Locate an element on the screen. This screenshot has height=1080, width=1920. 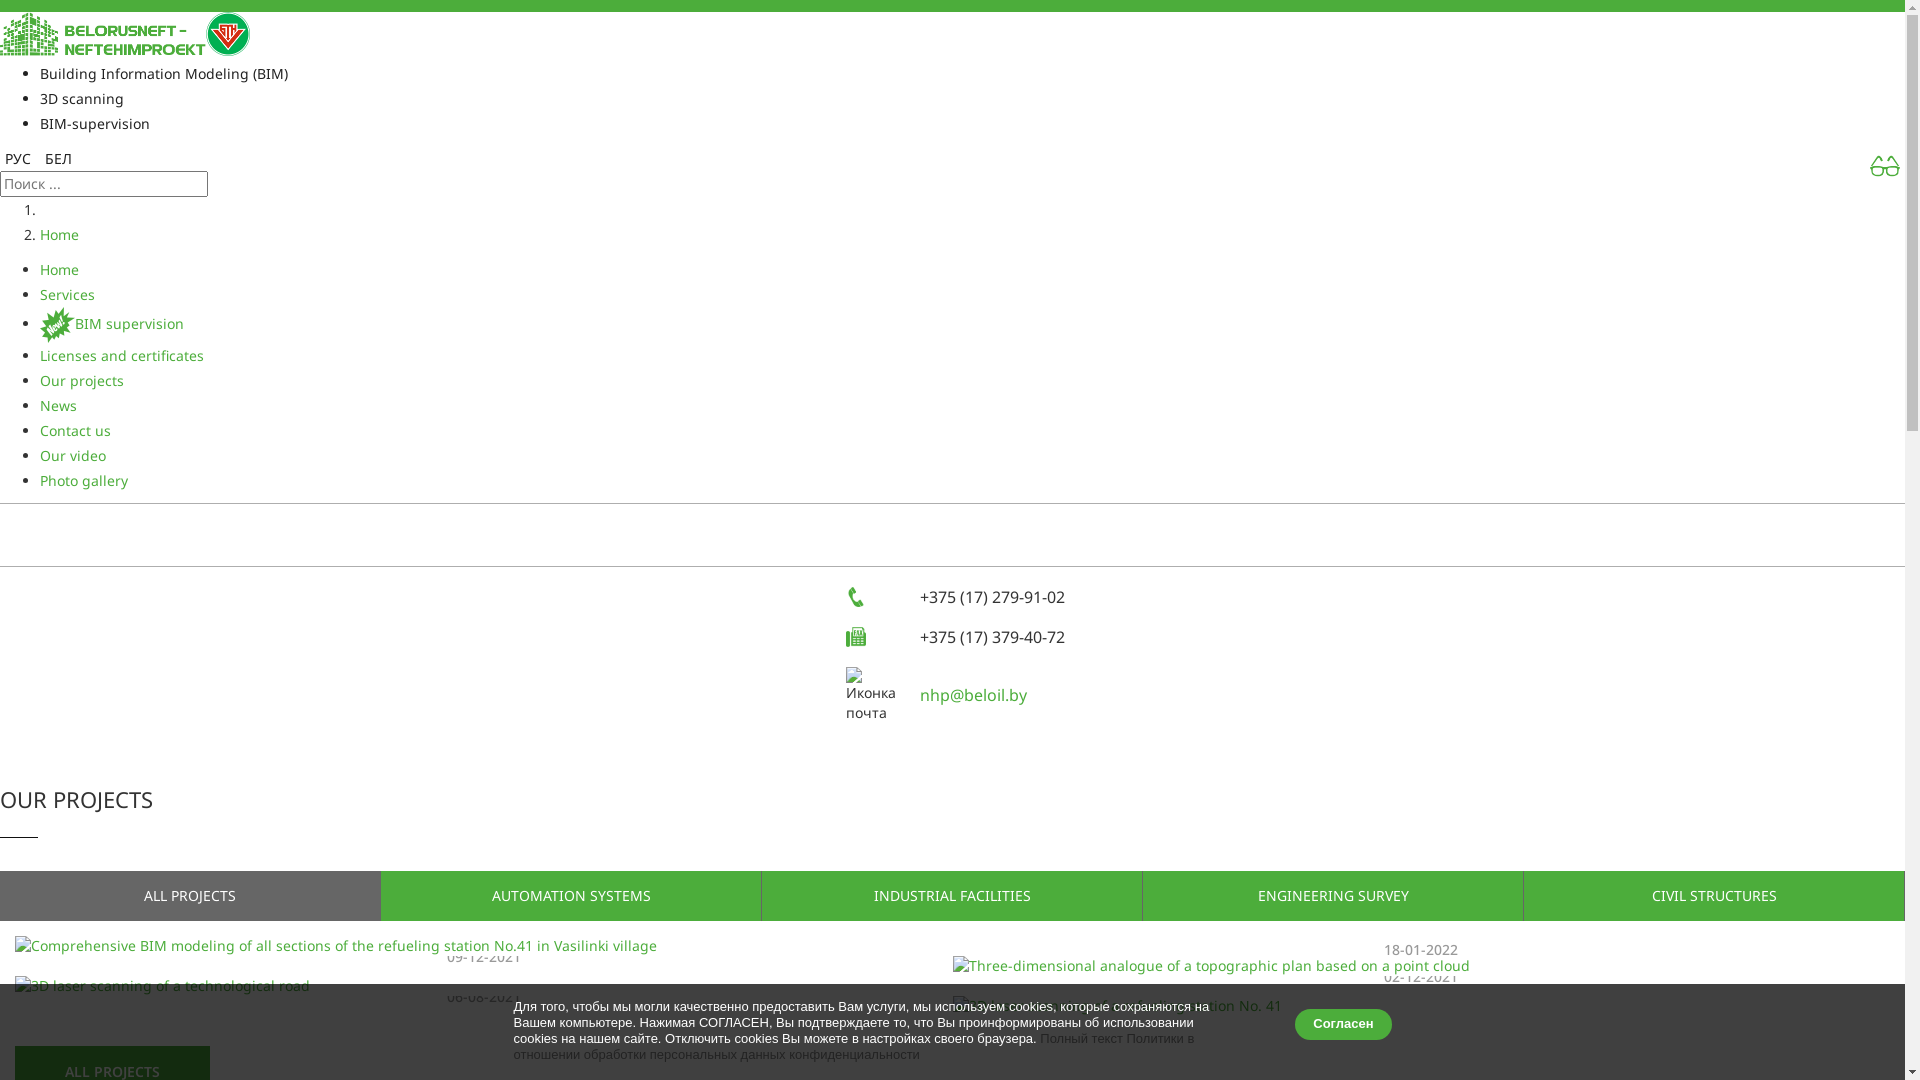
'Homepage Belorusneft-Neftehimproekt' is located at coordinates (0, 32).